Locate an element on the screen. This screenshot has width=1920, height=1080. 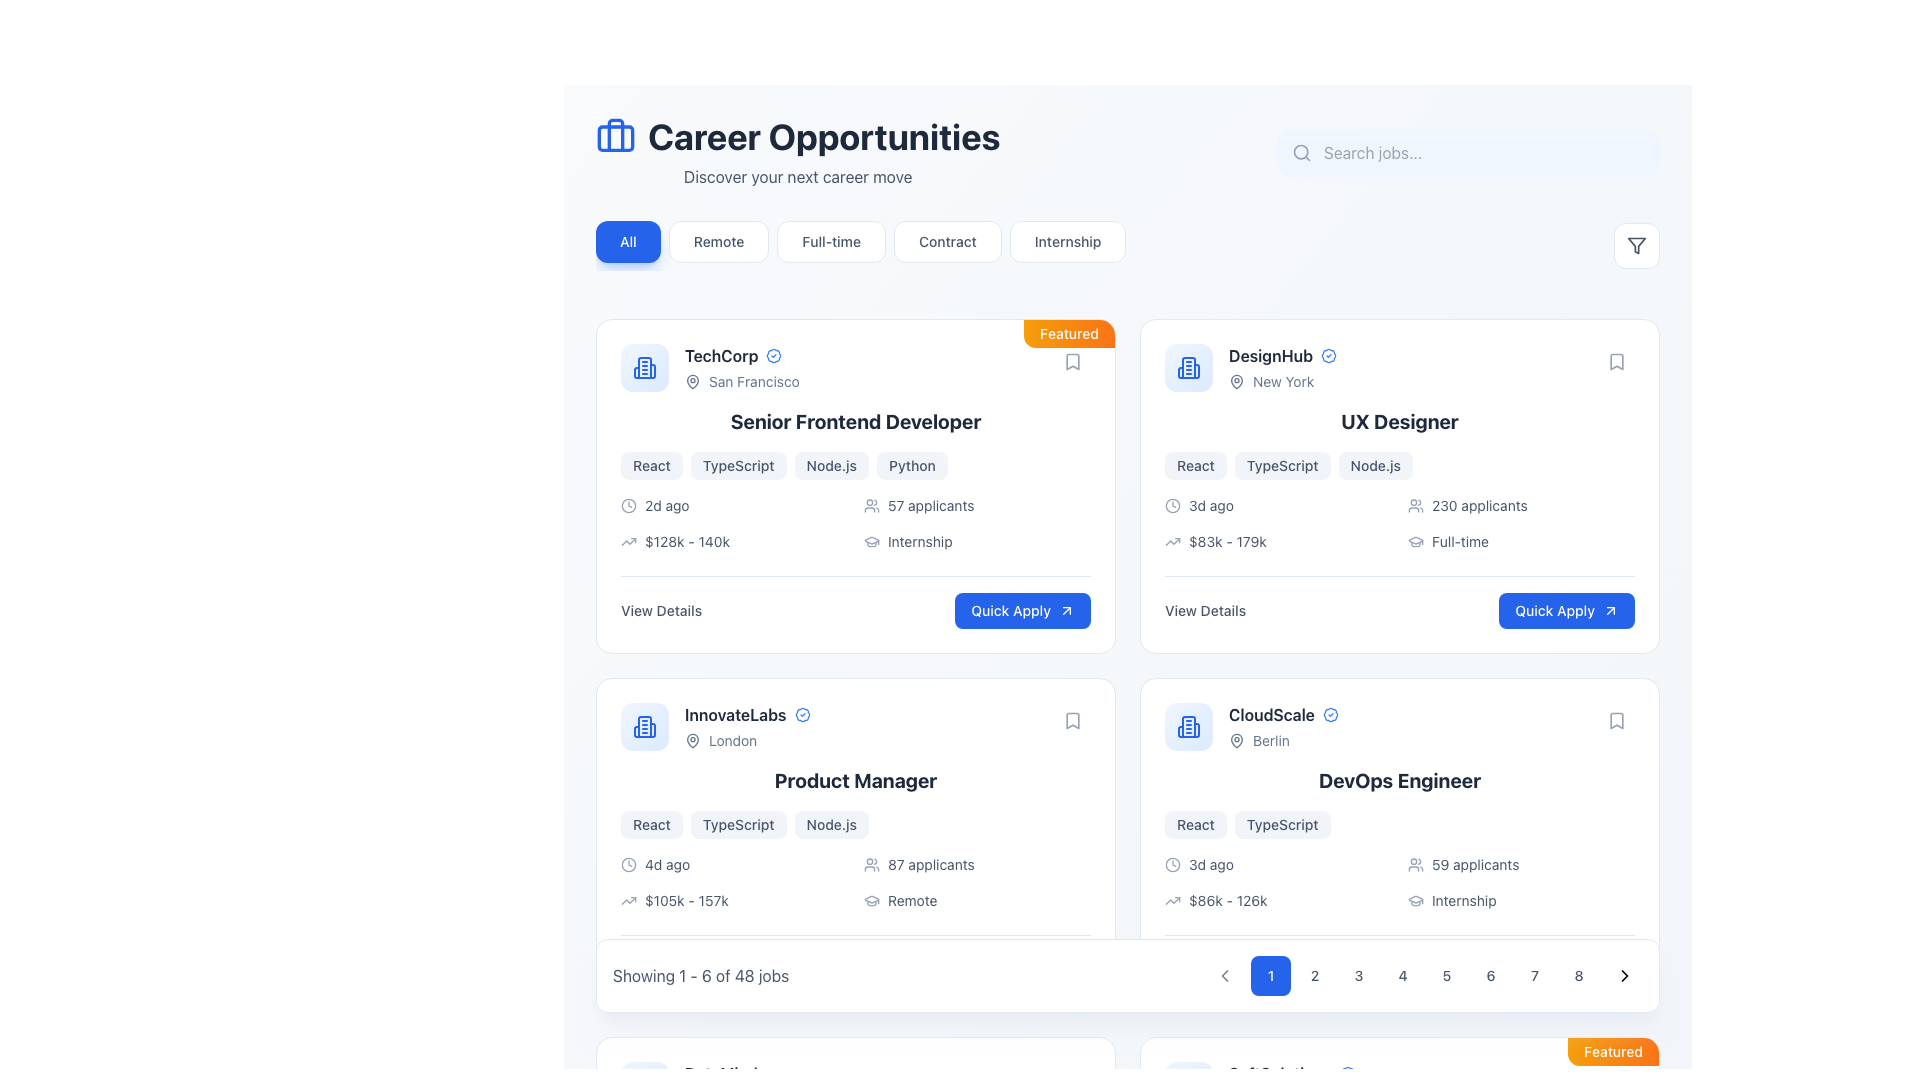
the pill-shaped label displaying 'TypeScript' with a light gray background, positioned in the job posting section titled 'InnovateLabs Product Manager' is located at coordinates (737, 825).